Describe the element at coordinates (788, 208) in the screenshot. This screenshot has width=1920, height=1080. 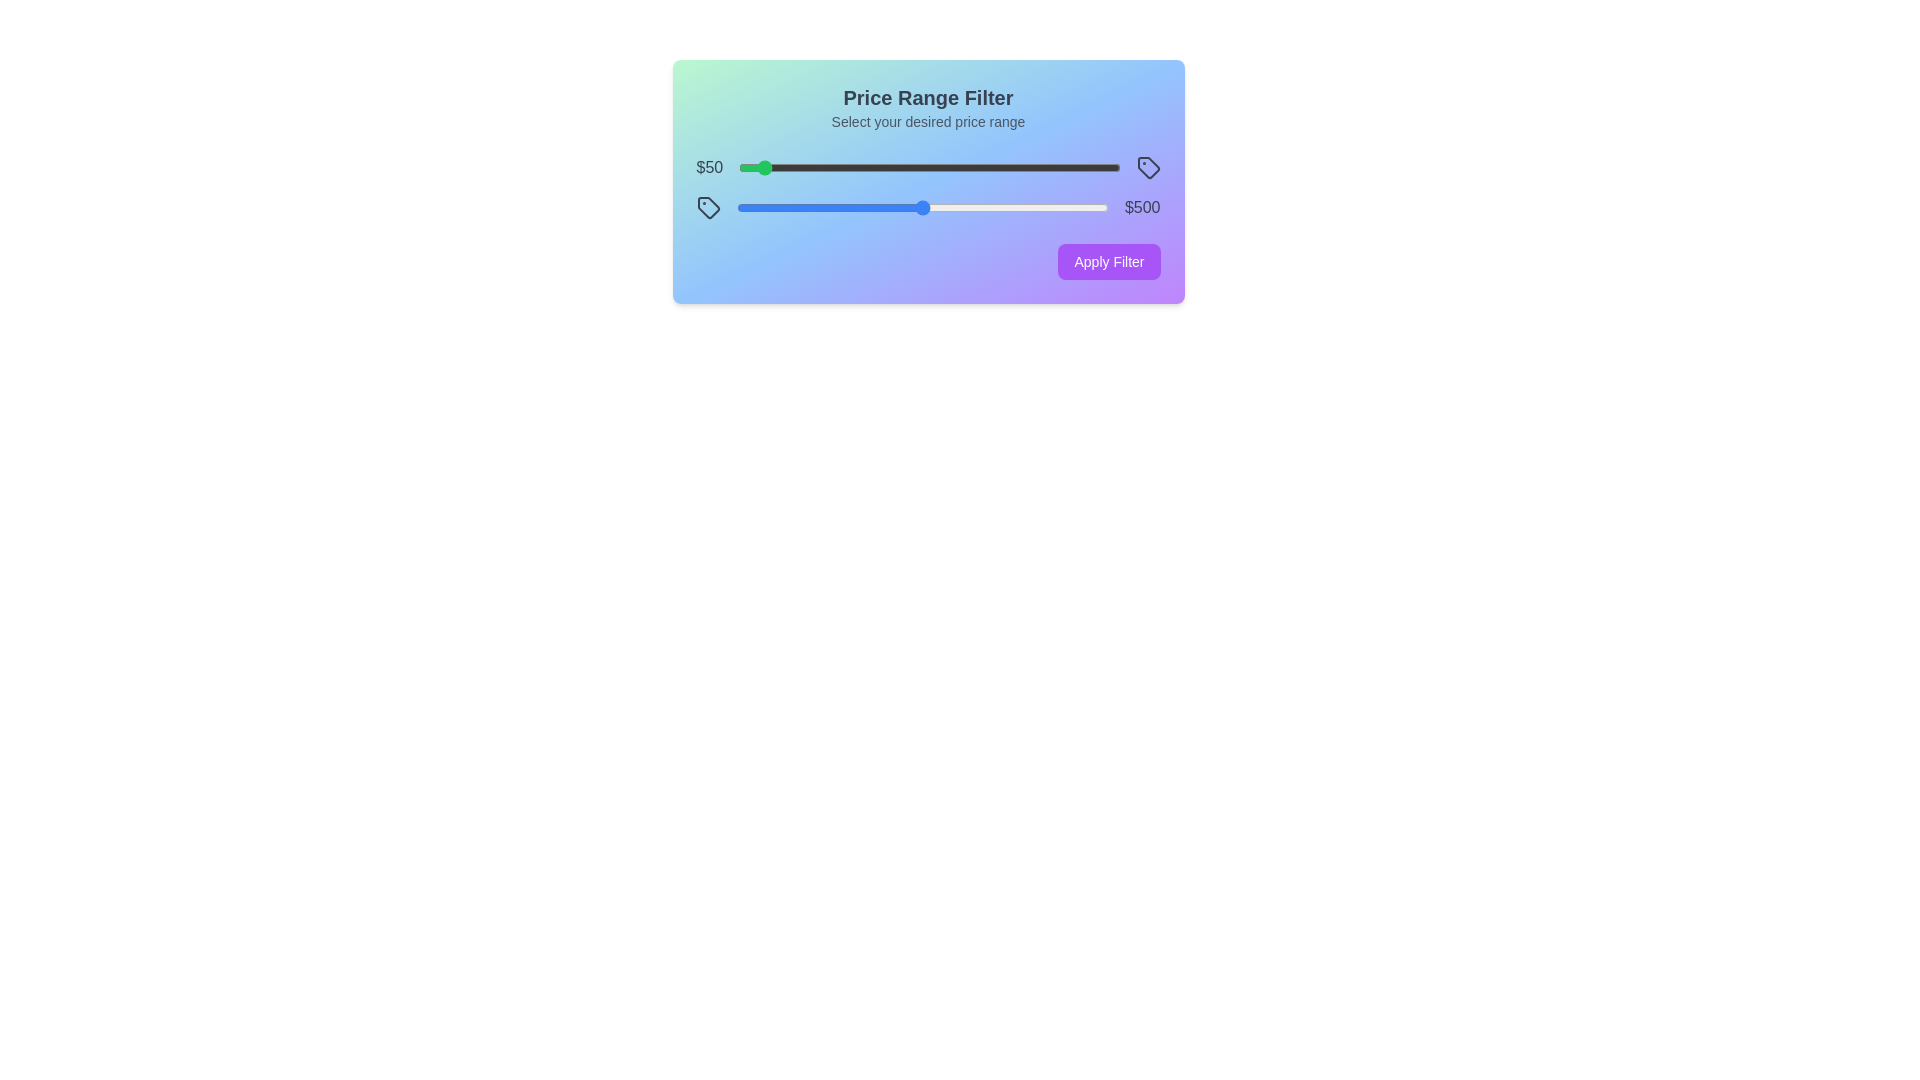
I see `the maximum price slider to 142` at that location.